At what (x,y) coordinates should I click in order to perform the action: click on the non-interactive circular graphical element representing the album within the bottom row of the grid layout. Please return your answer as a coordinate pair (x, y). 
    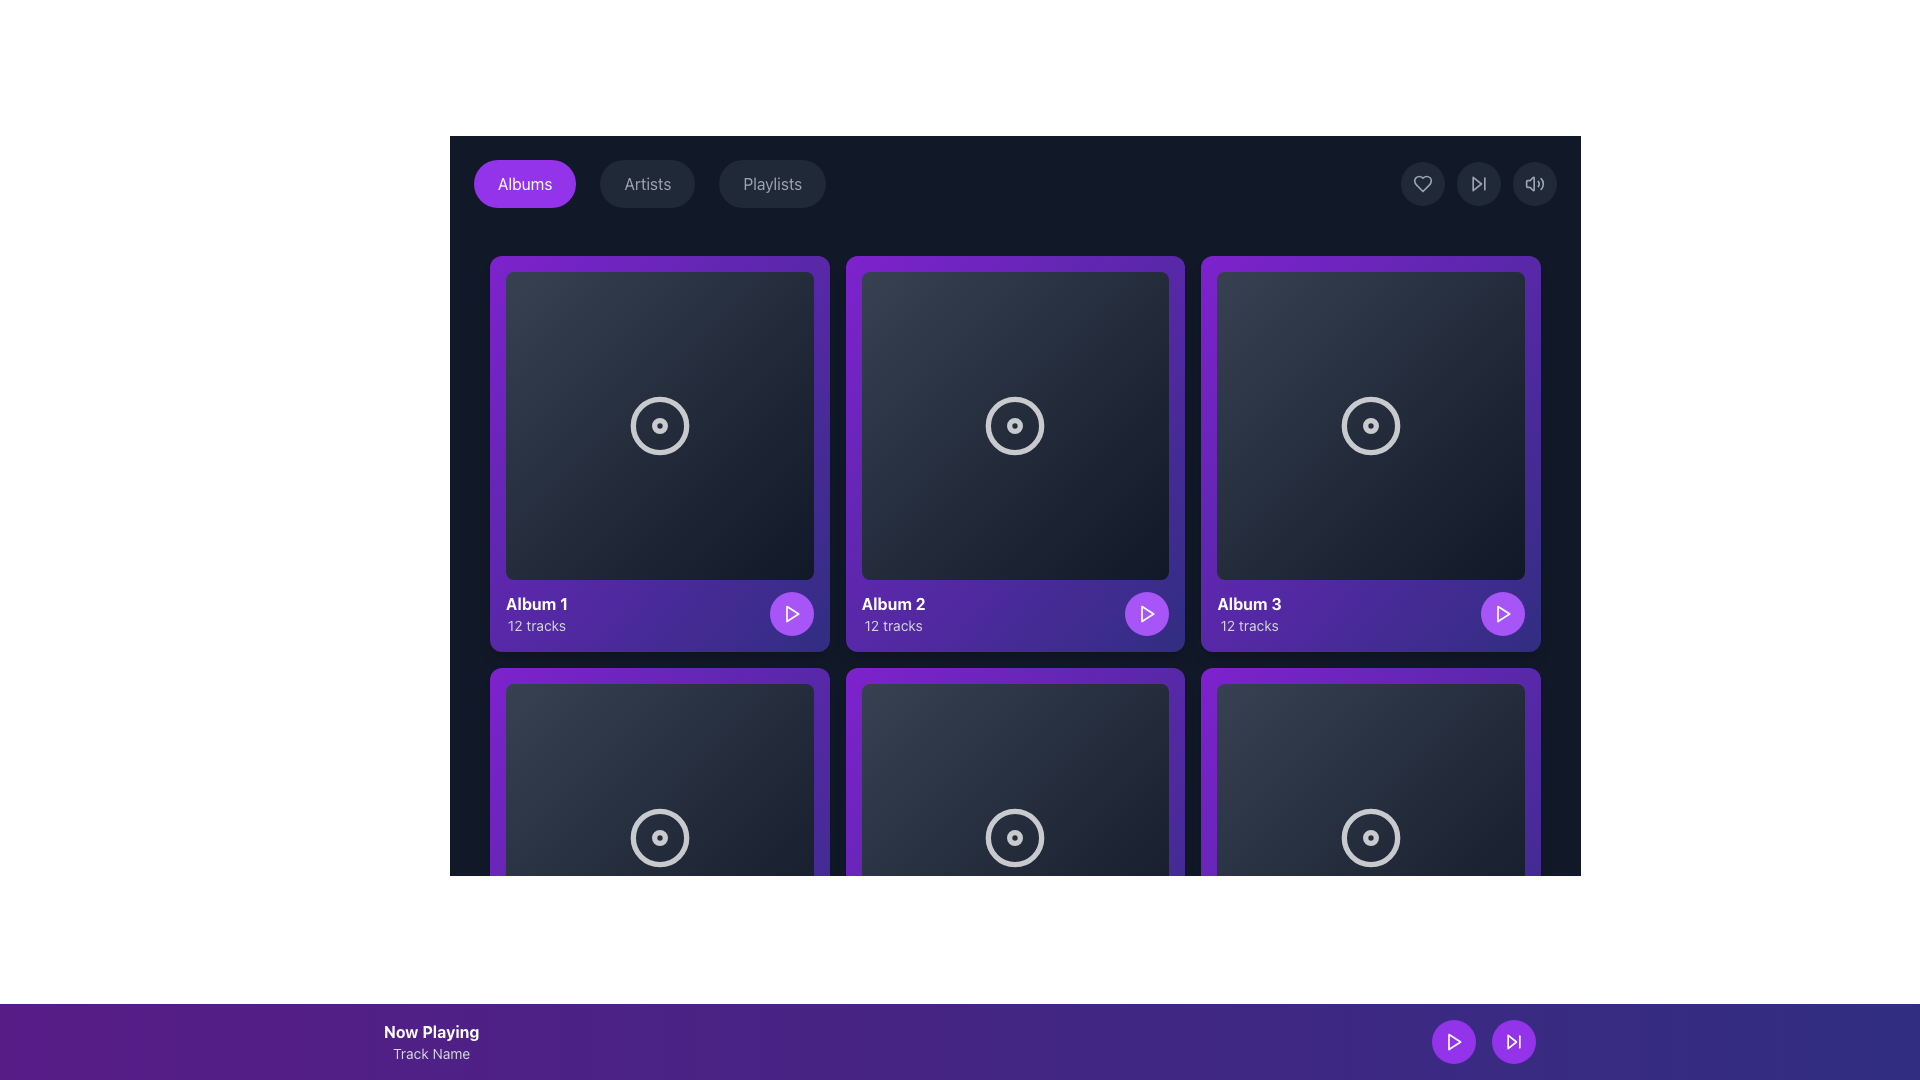
    Looking at the image, I should click on (1015, 837).